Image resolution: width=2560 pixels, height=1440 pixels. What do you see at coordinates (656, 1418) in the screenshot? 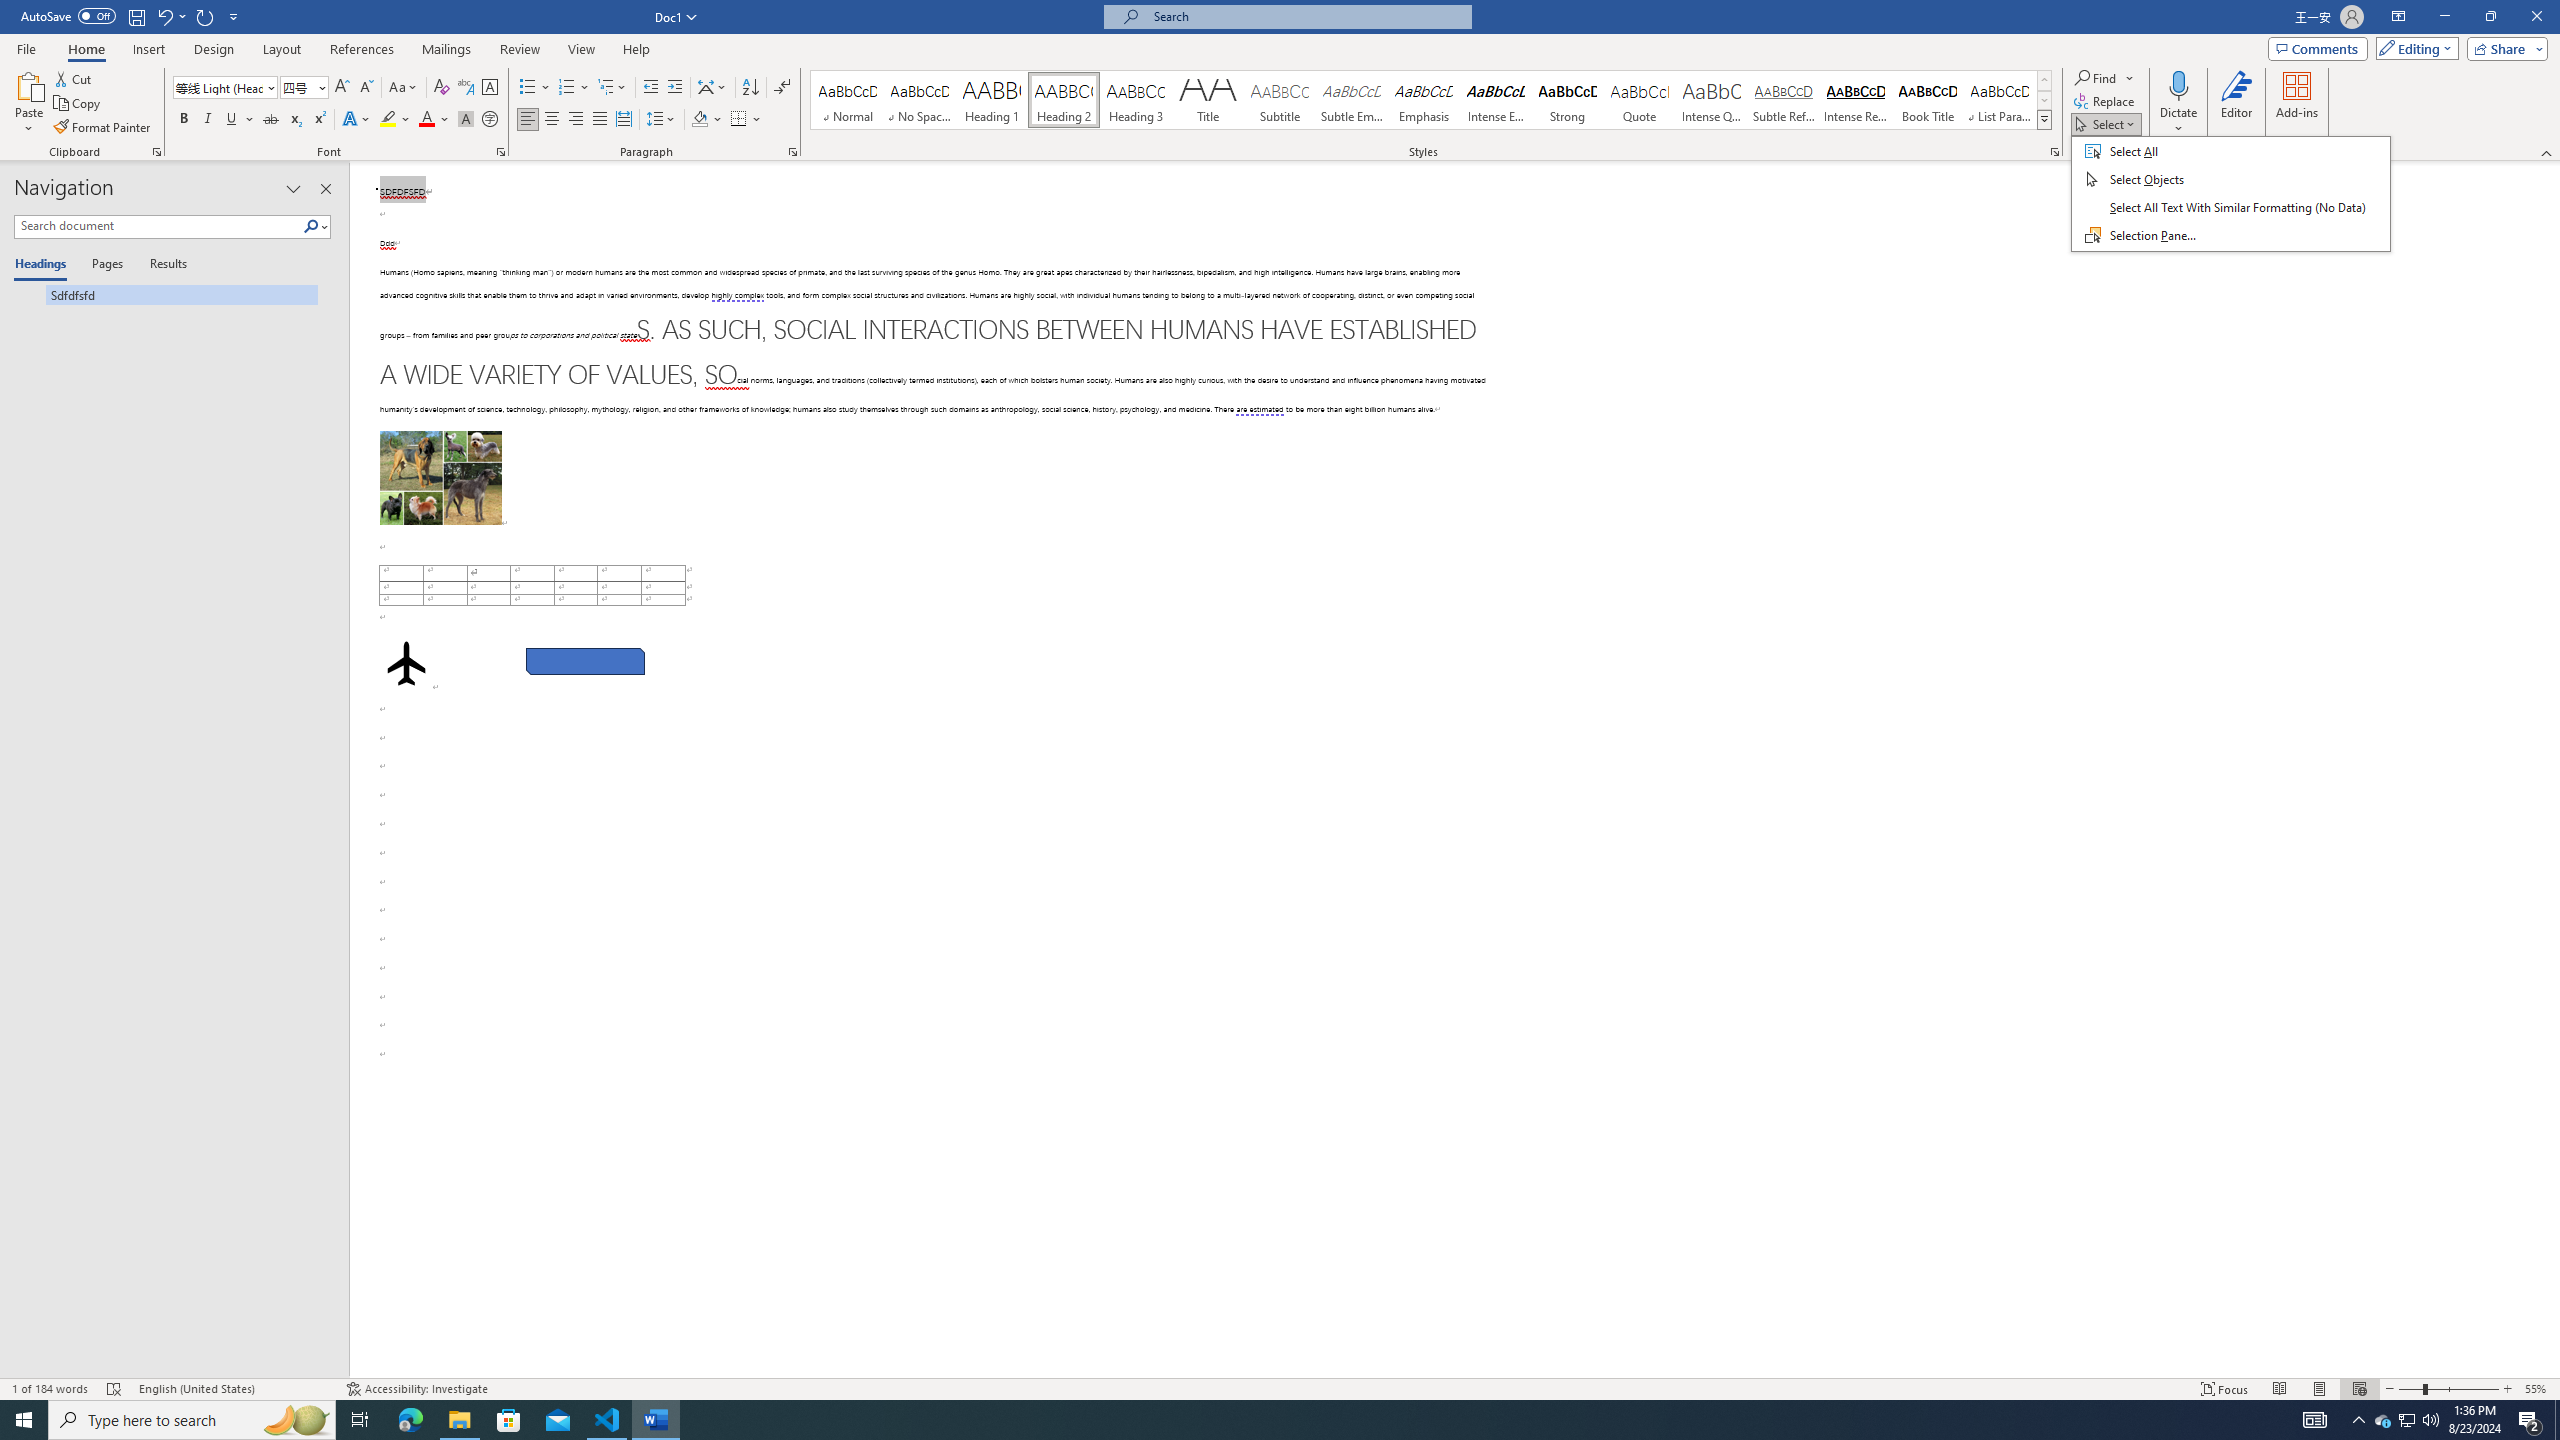
I see `'Word - 1 running window'` at bounding box center [656, 1418].